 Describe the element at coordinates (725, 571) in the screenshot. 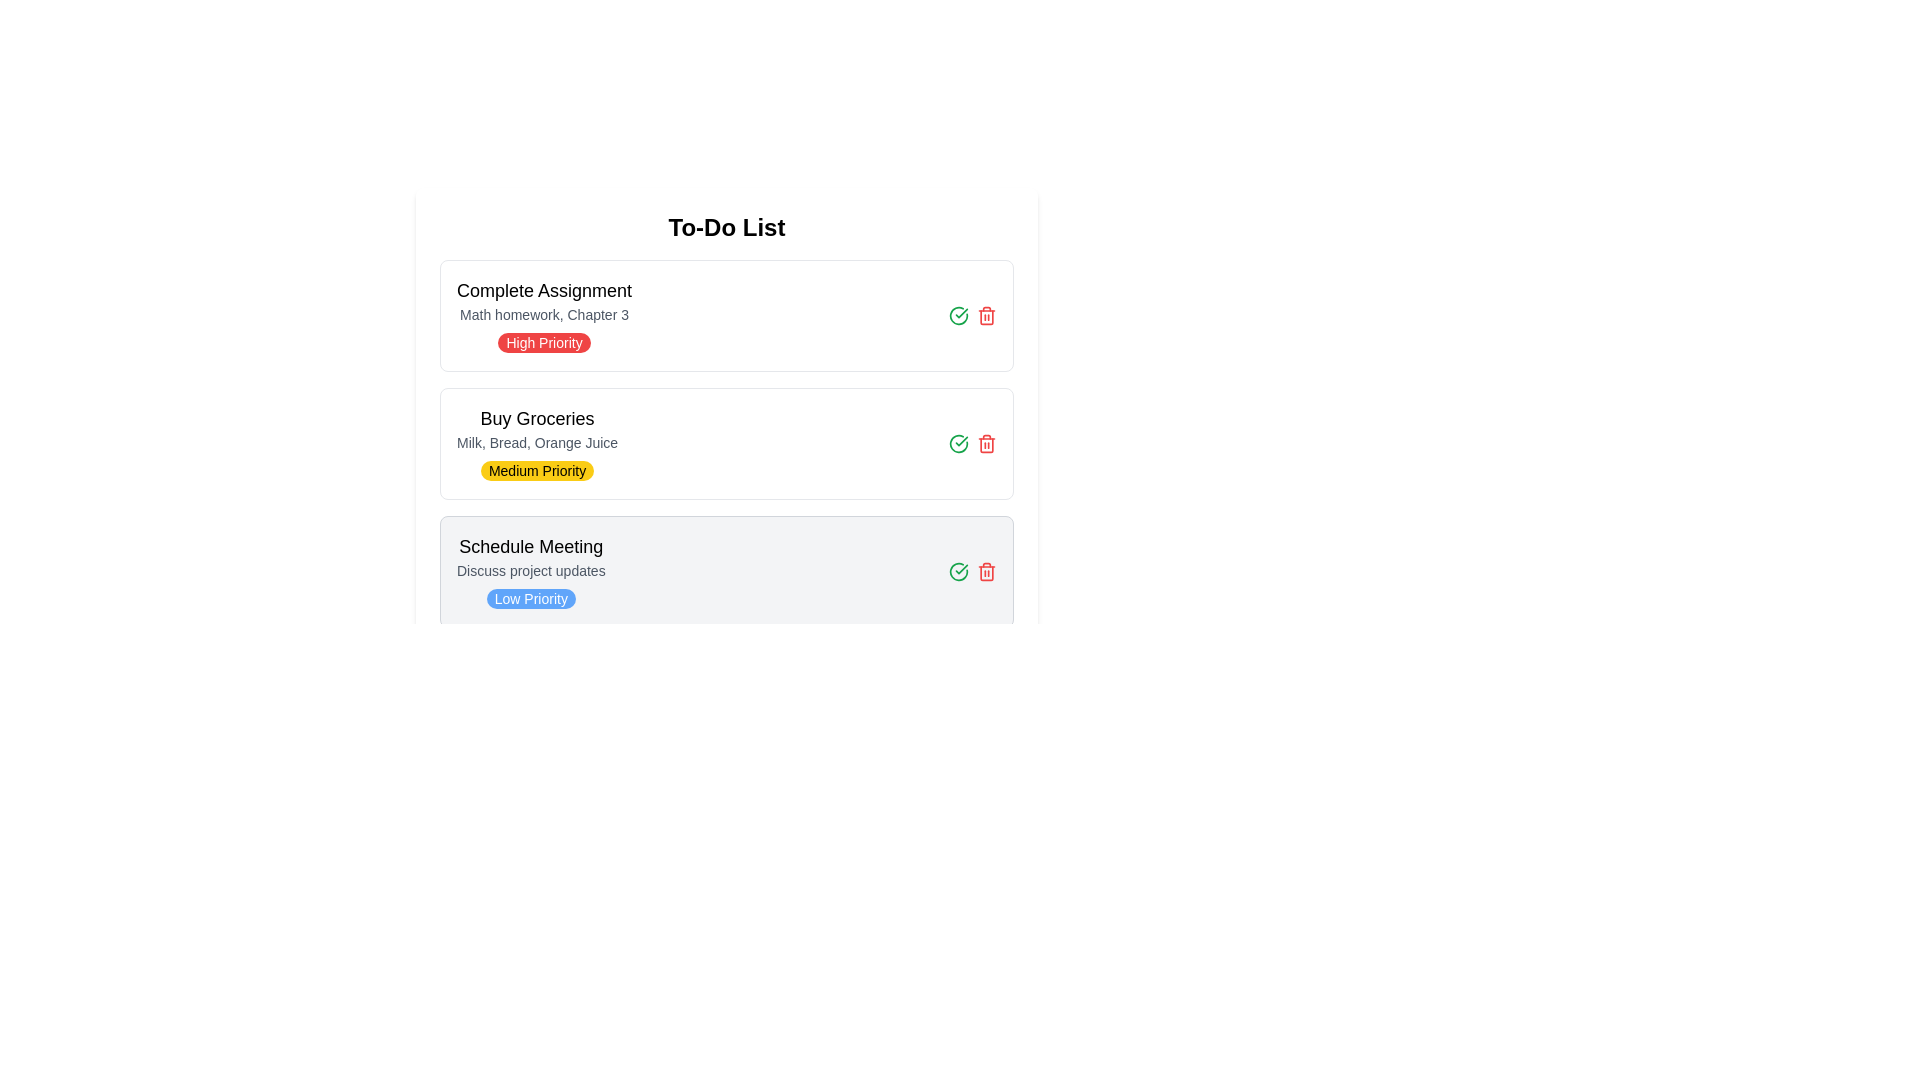

I see `the Task Item element in the to-do list, which is located below the 'Buy Groceries' item` at that location.